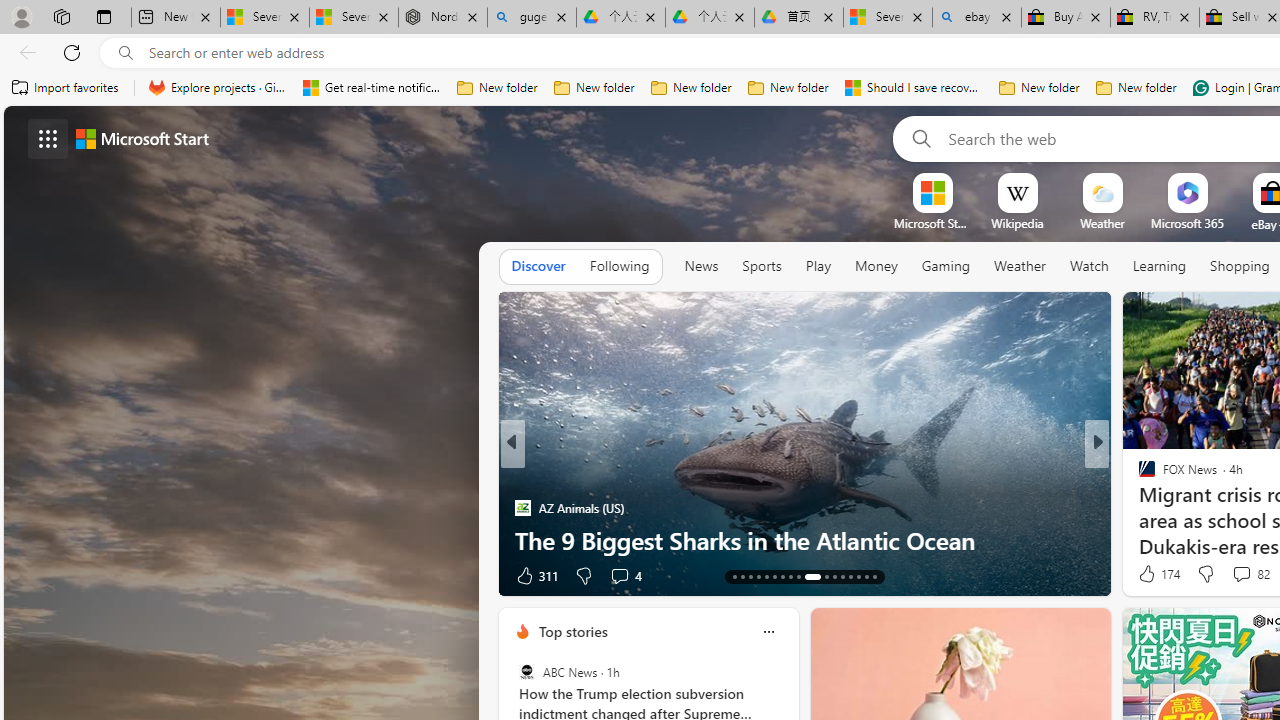 The height and width of the screenshot is (720, 1280). What do you see at coordinates (48, 137) in the screenshot?
I see `'AutomationID: waffle'` at bounding box center [48, 137].